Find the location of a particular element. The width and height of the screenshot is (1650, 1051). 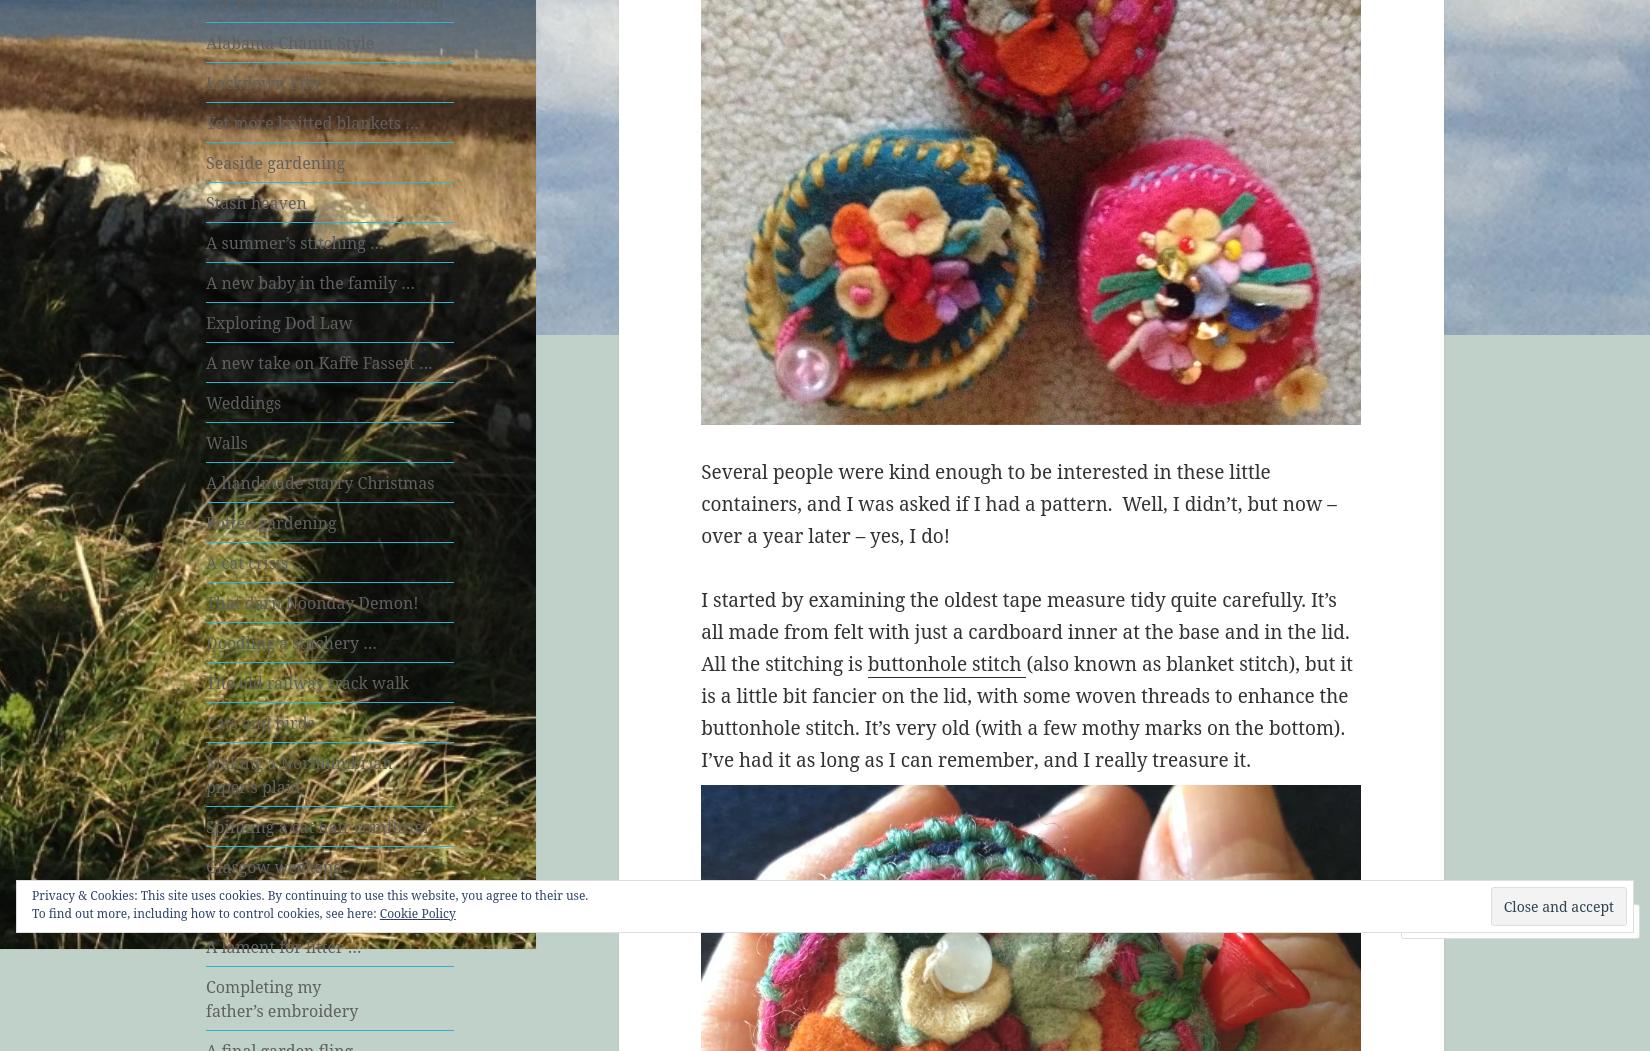

'Christmas cards' is located at coordinates (266, 905).